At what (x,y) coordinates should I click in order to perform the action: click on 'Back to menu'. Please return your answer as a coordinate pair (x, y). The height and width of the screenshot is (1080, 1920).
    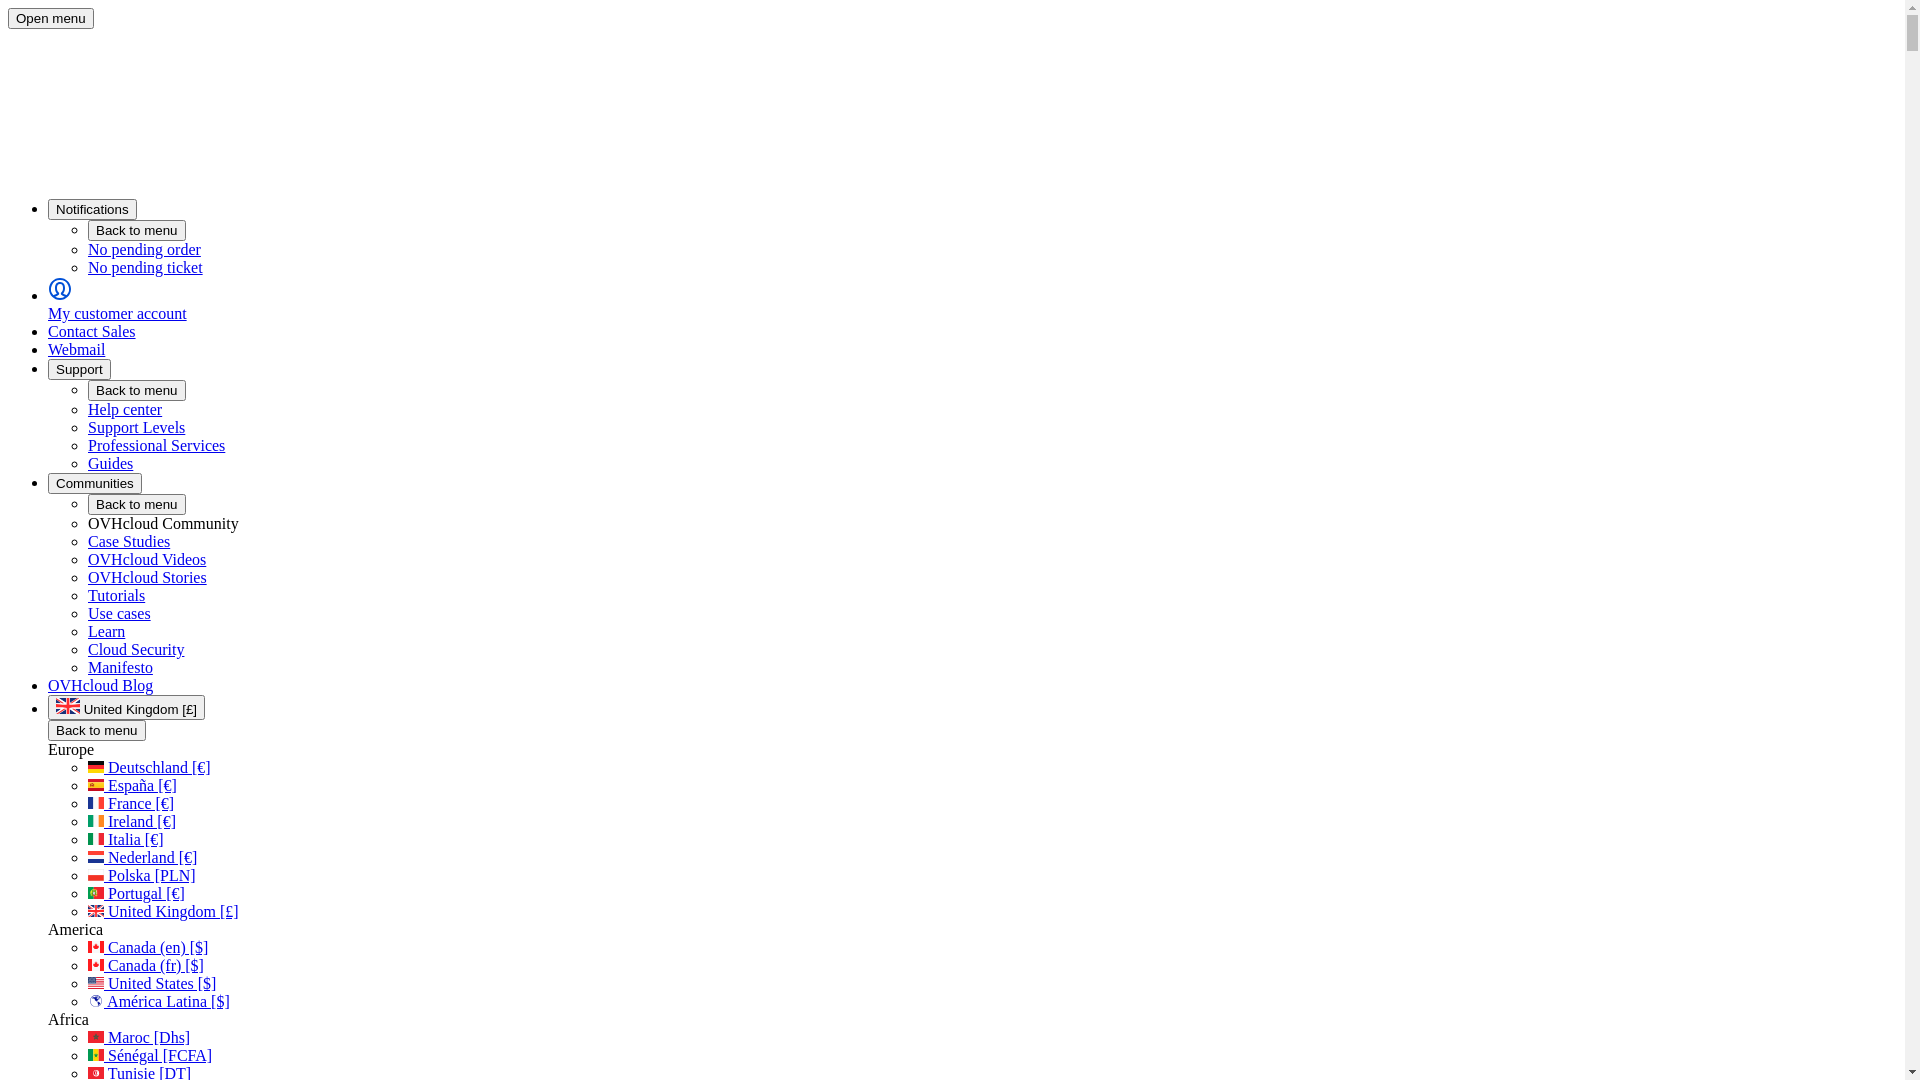
    Looking at the image, I should click on (136, 503).